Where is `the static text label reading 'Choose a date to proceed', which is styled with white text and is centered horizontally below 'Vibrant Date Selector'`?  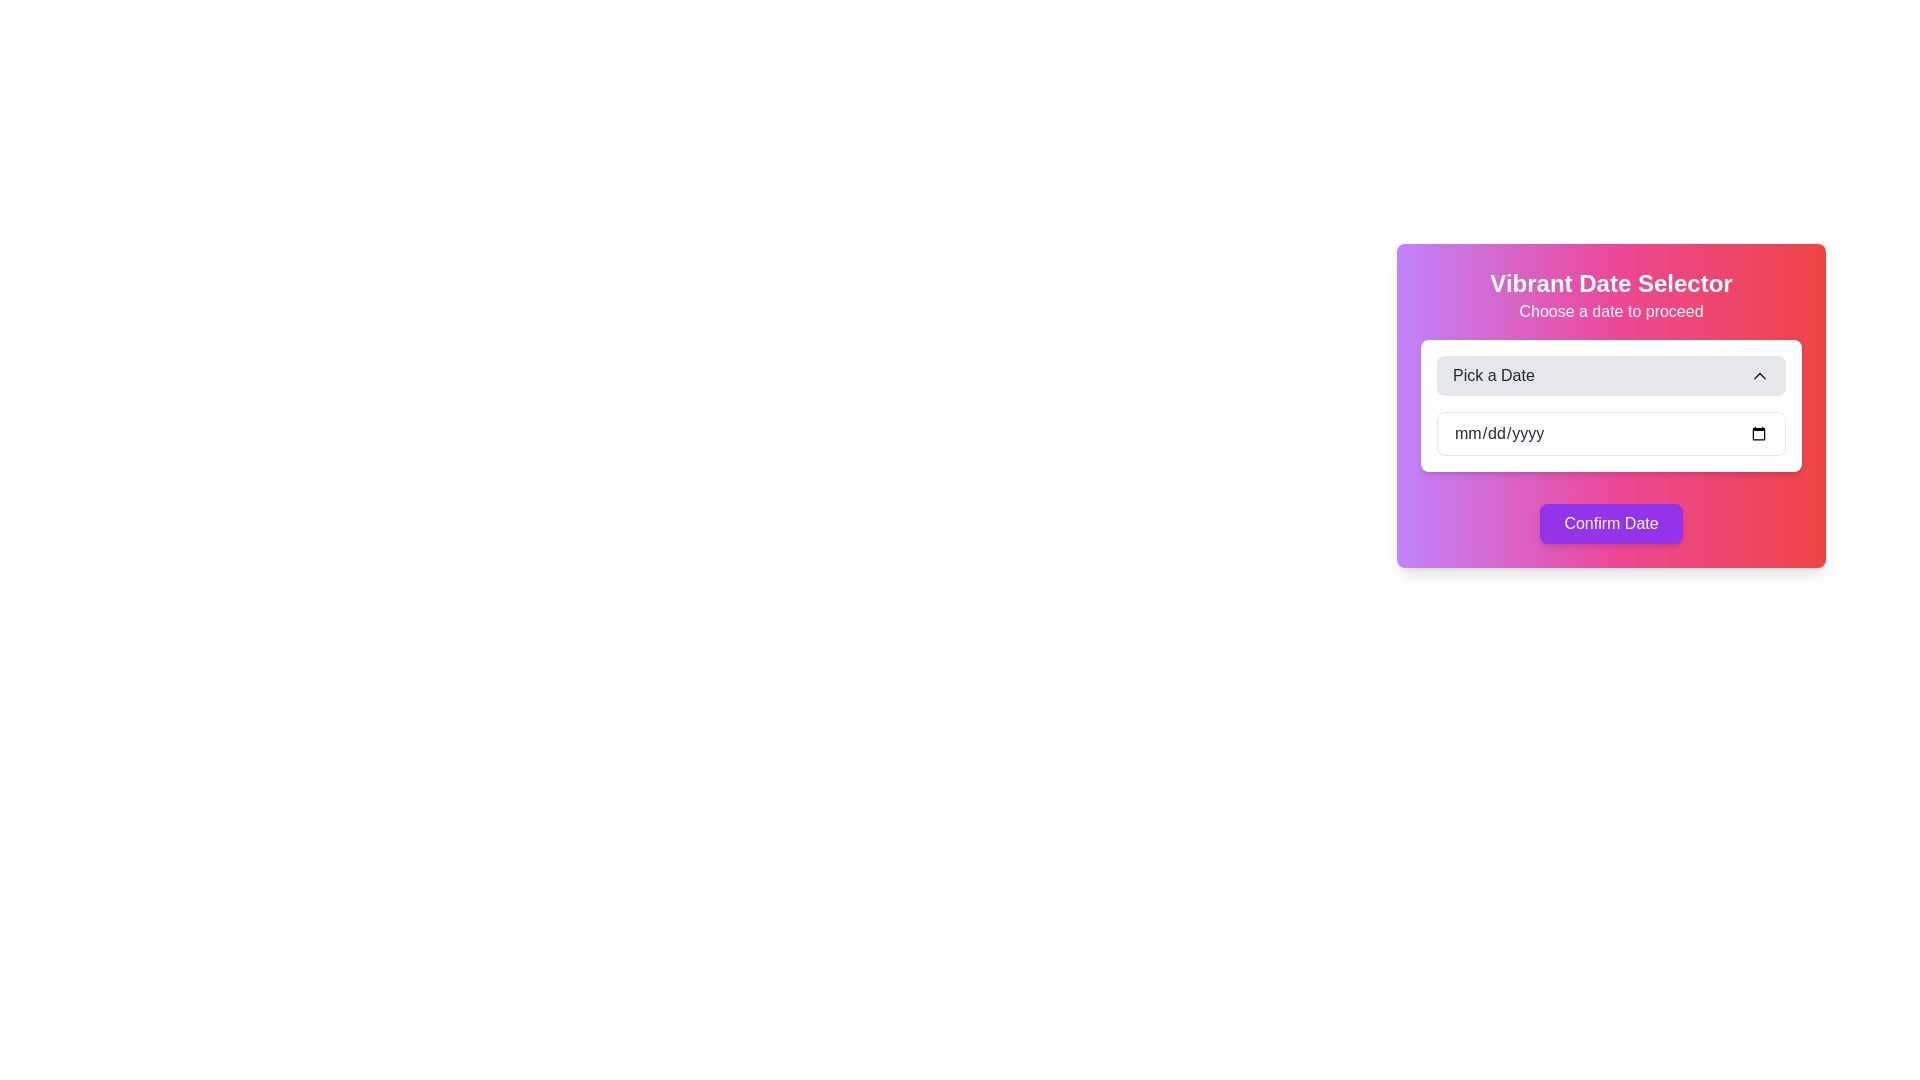
the static text label reading 'Choose a date to proceed', which is styled with white text and is centered horizontally below 'Vibrant Date Selector' is located at coordinates (1611, 312).